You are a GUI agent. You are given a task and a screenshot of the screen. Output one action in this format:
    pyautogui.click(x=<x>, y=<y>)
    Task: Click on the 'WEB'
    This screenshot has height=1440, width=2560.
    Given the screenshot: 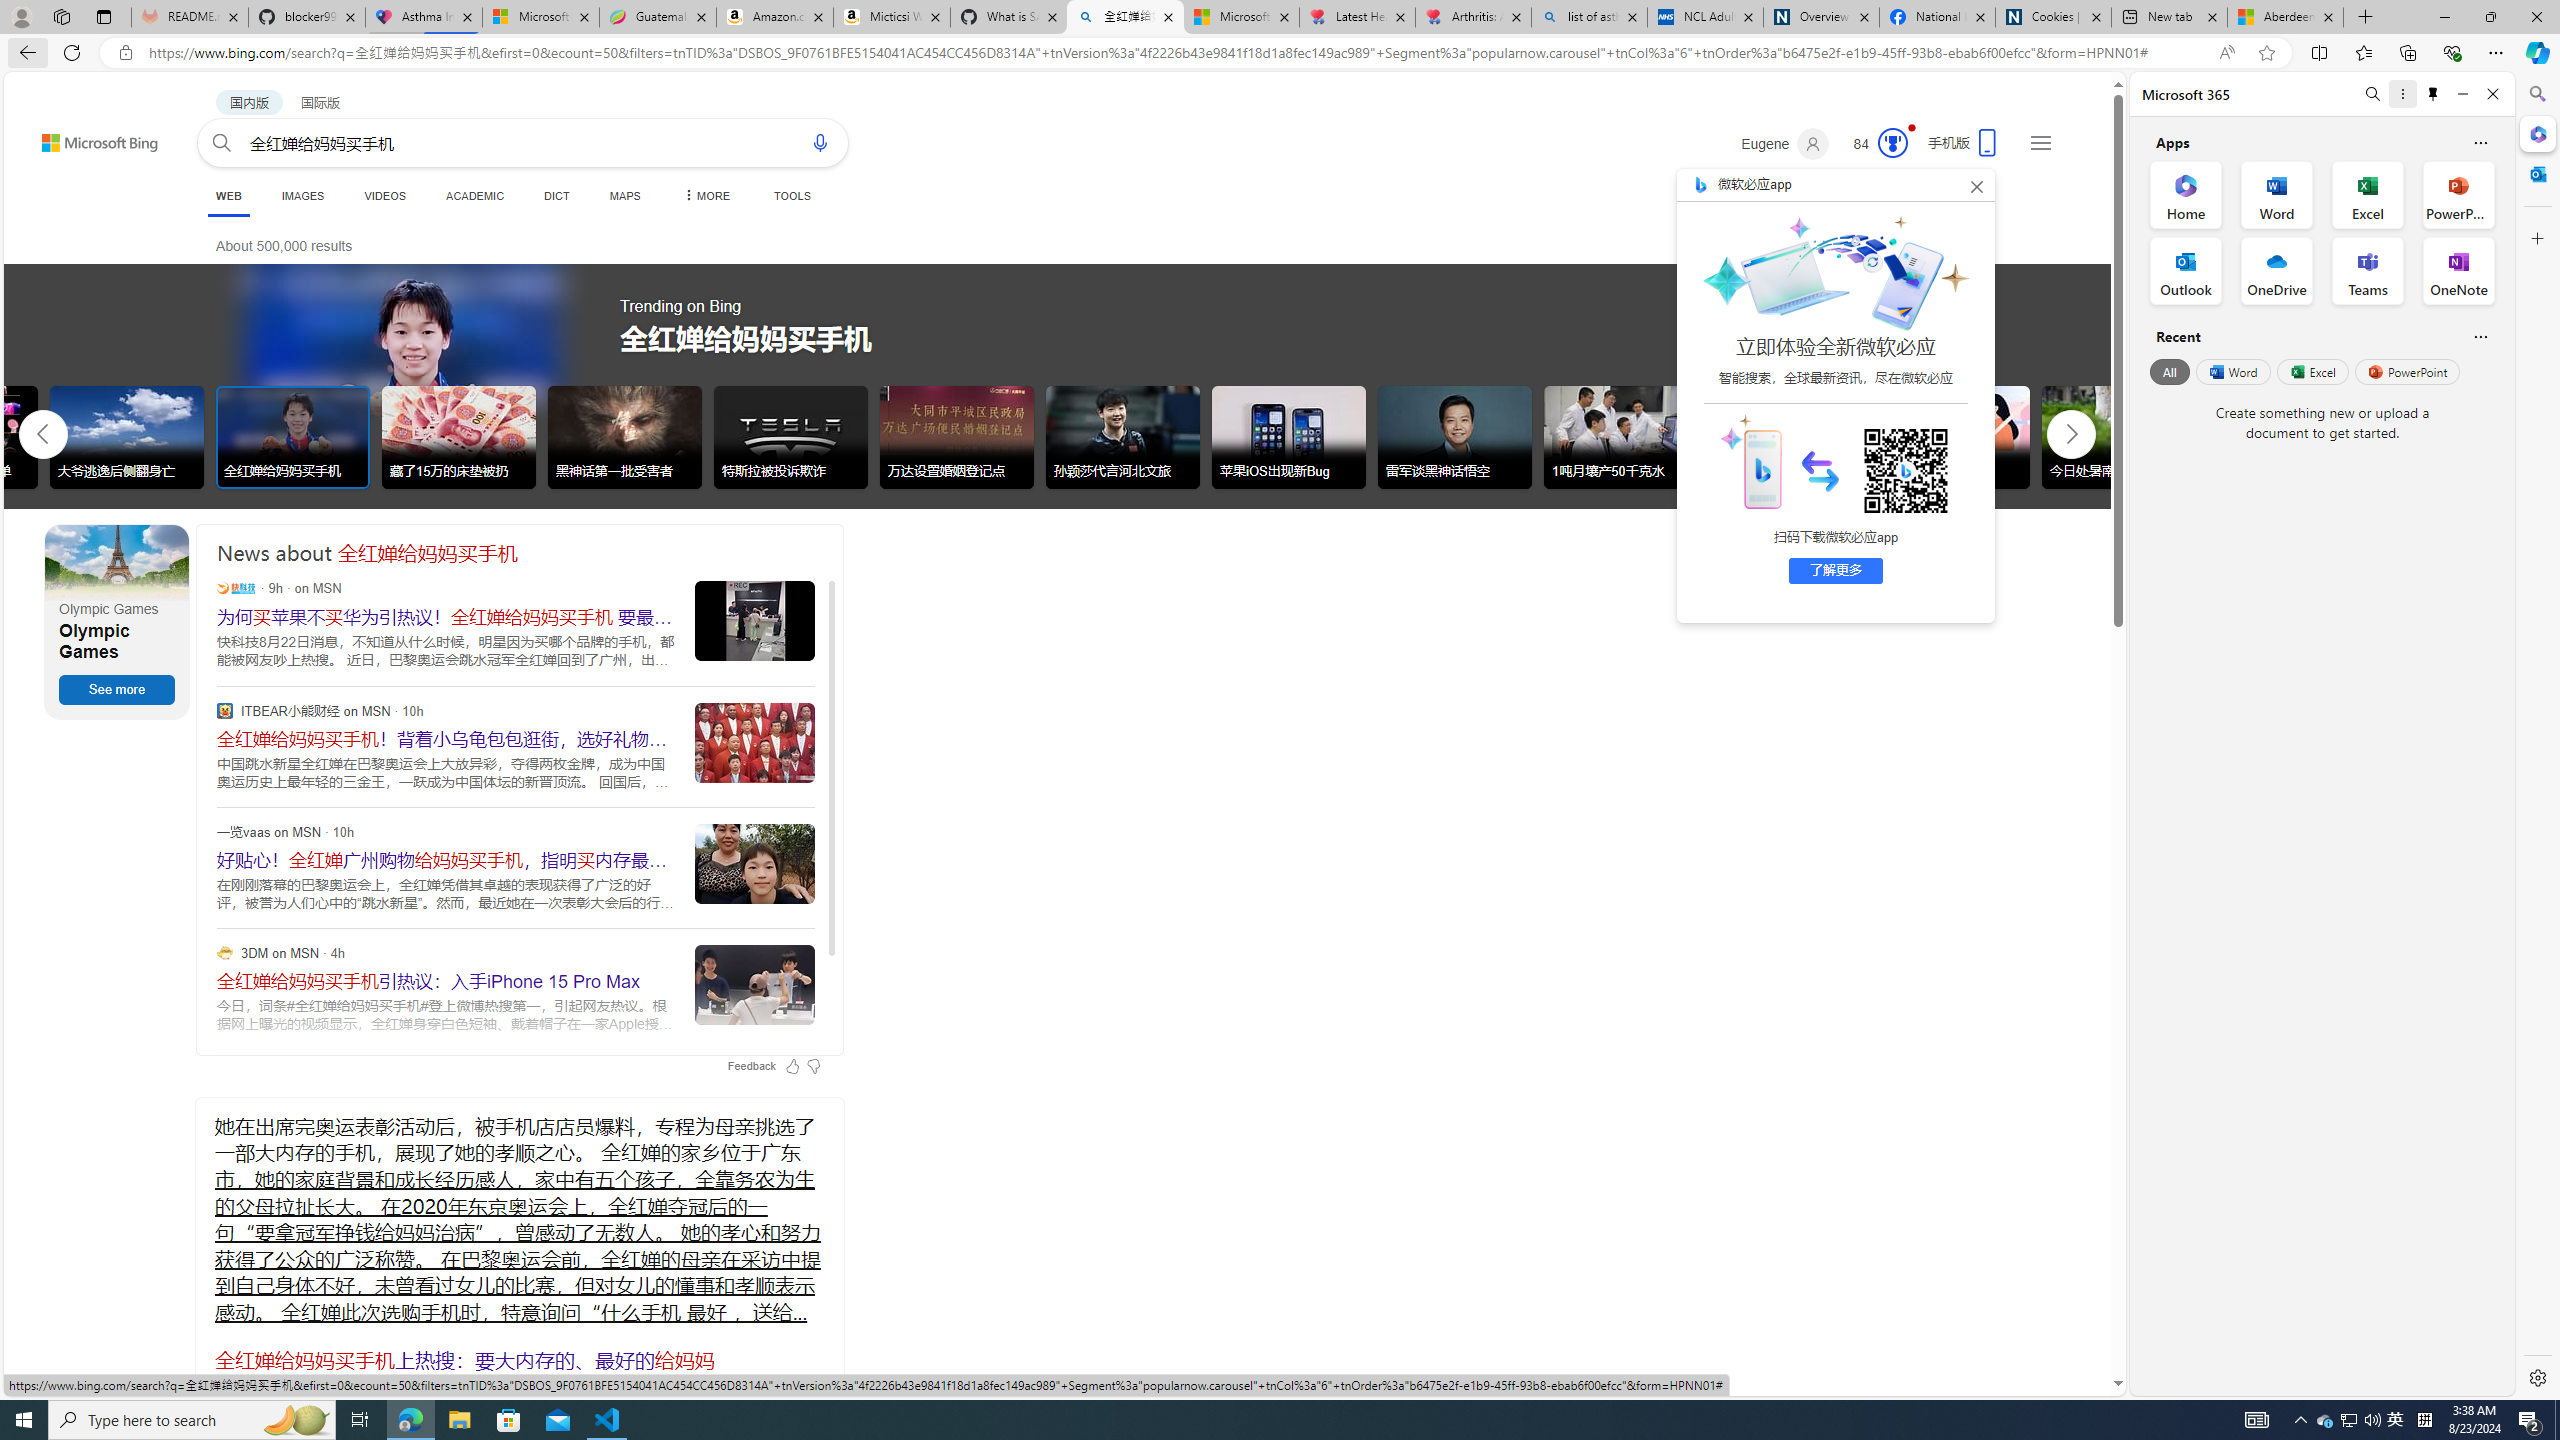 What is the action you would take?
    pyautogui.click(x=228, y=195)
    